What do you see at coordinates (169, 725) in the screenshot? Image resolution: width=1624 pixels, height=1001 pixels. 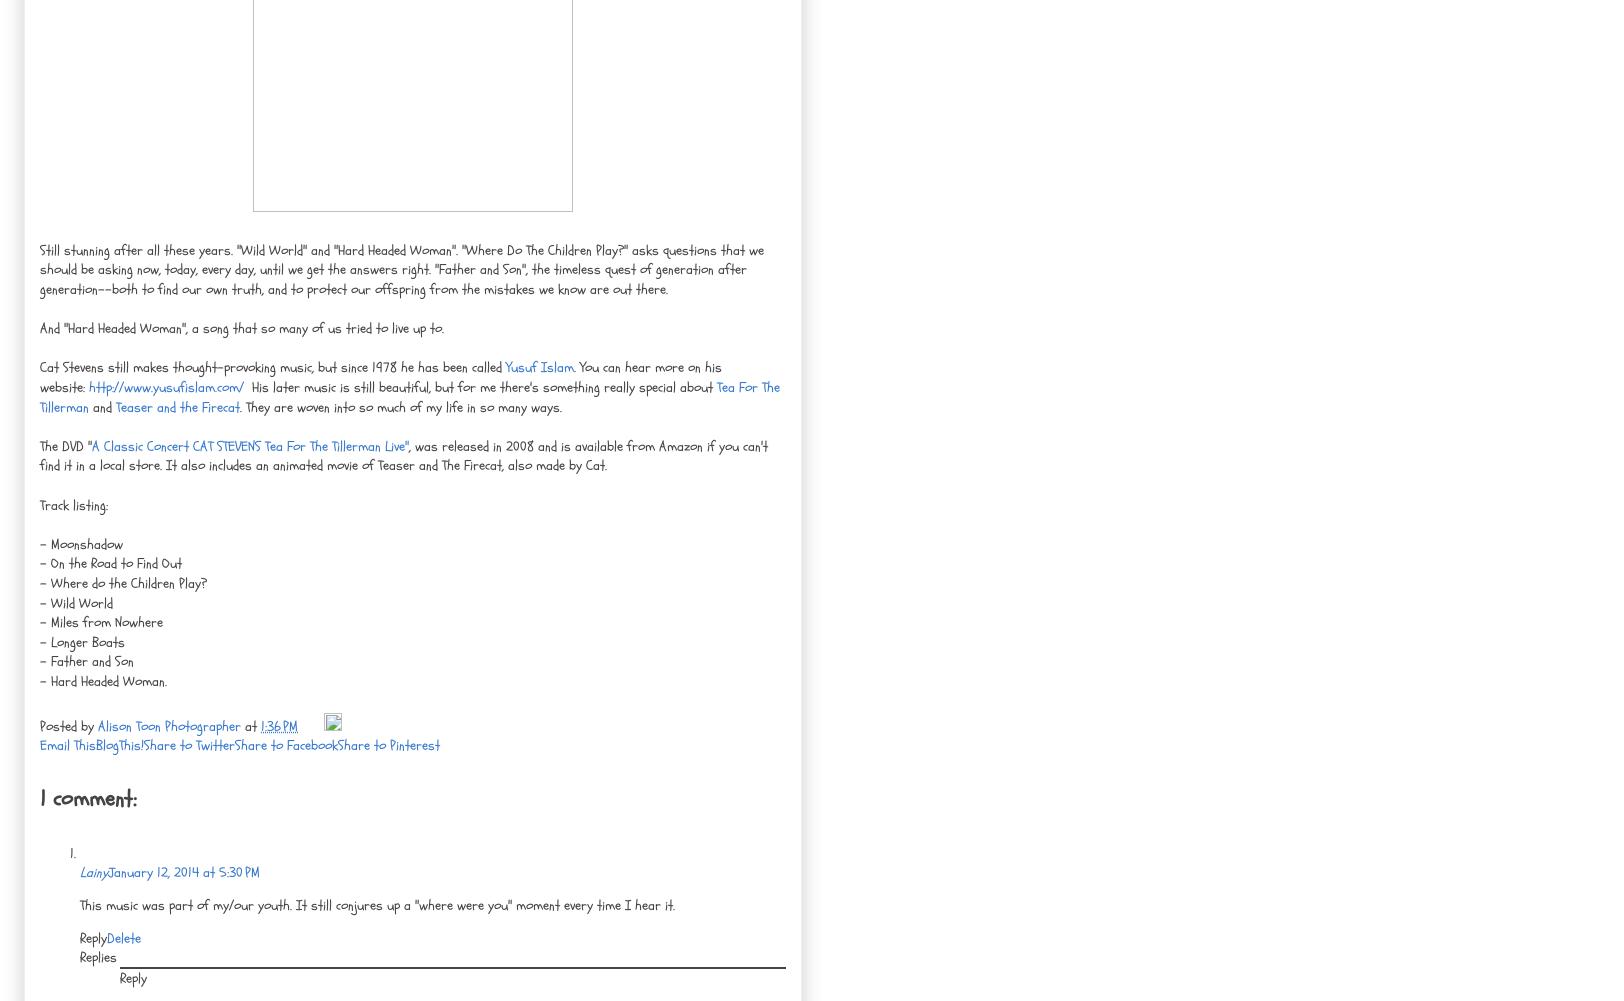 I see `'Alison Toon Photographer'` at bounding box center [169, 725].